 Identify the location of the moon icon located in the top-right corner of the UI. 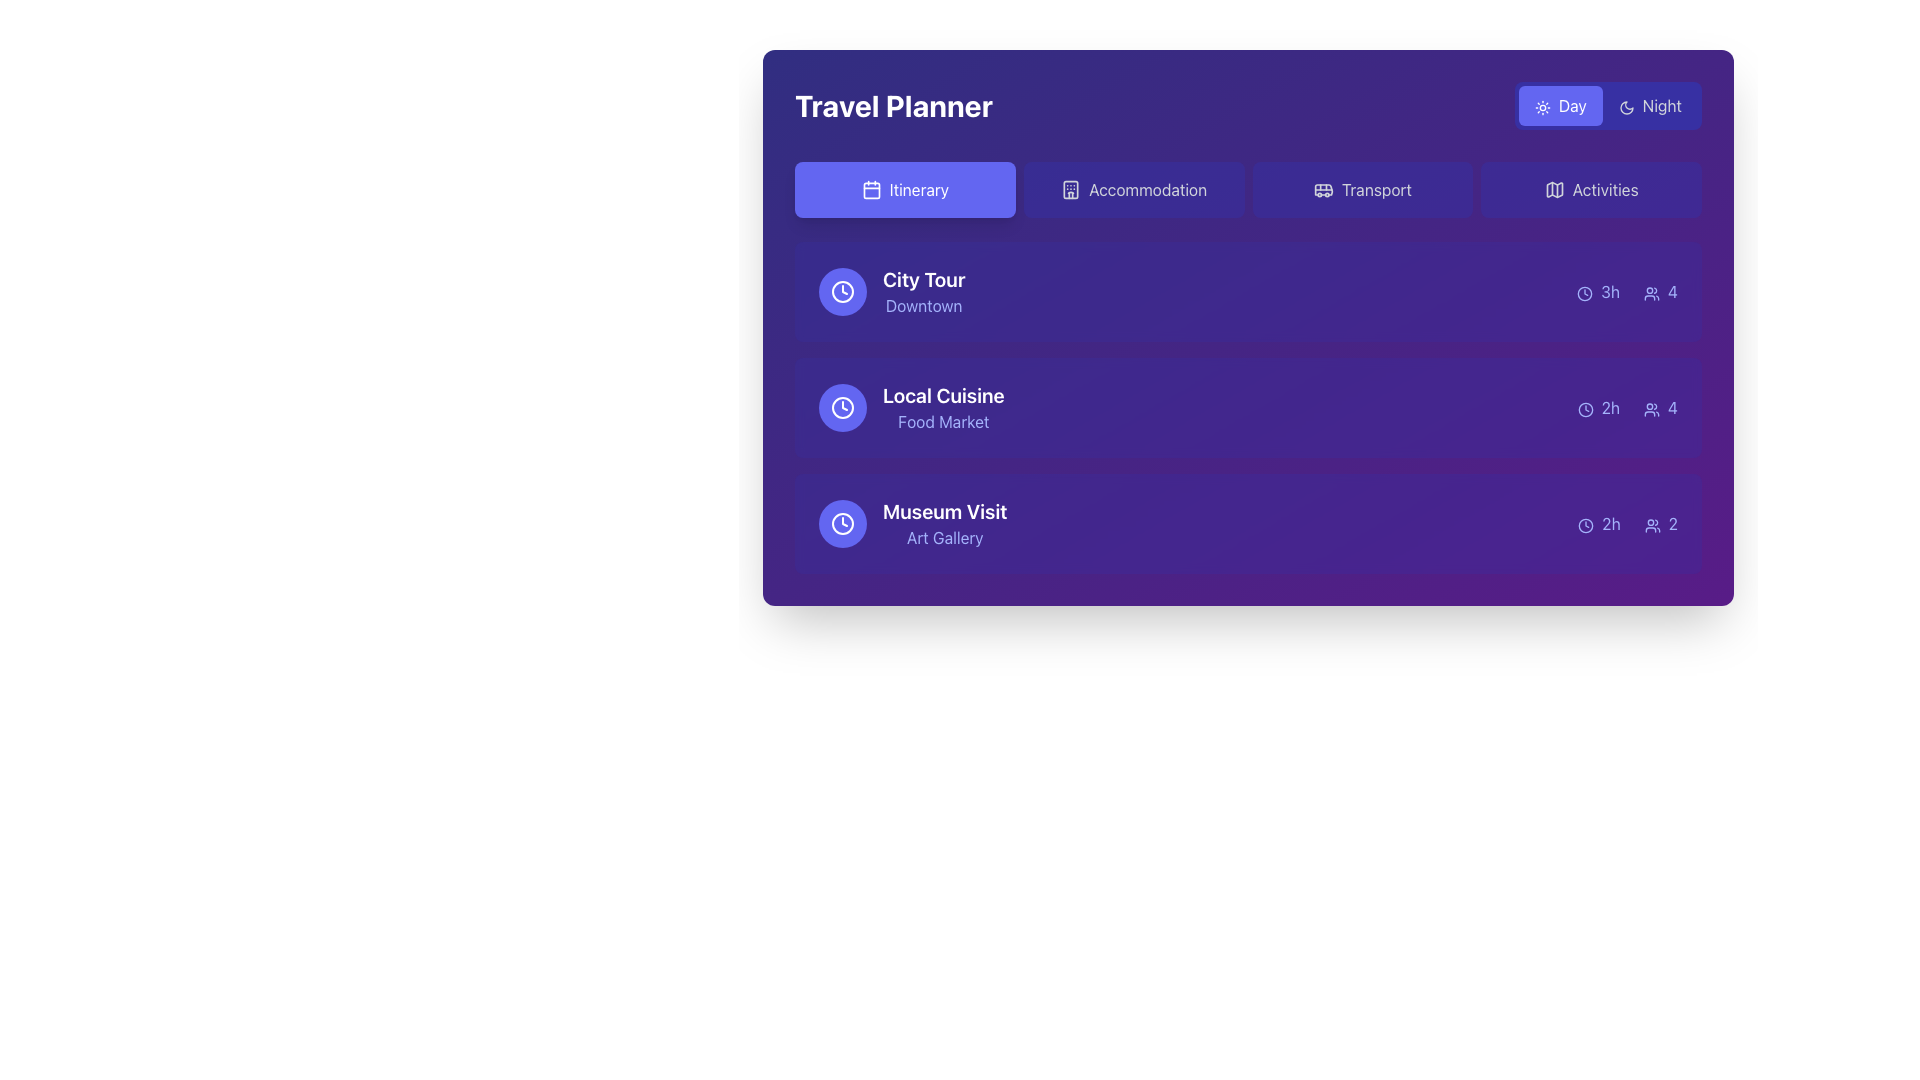
(1626, 107).